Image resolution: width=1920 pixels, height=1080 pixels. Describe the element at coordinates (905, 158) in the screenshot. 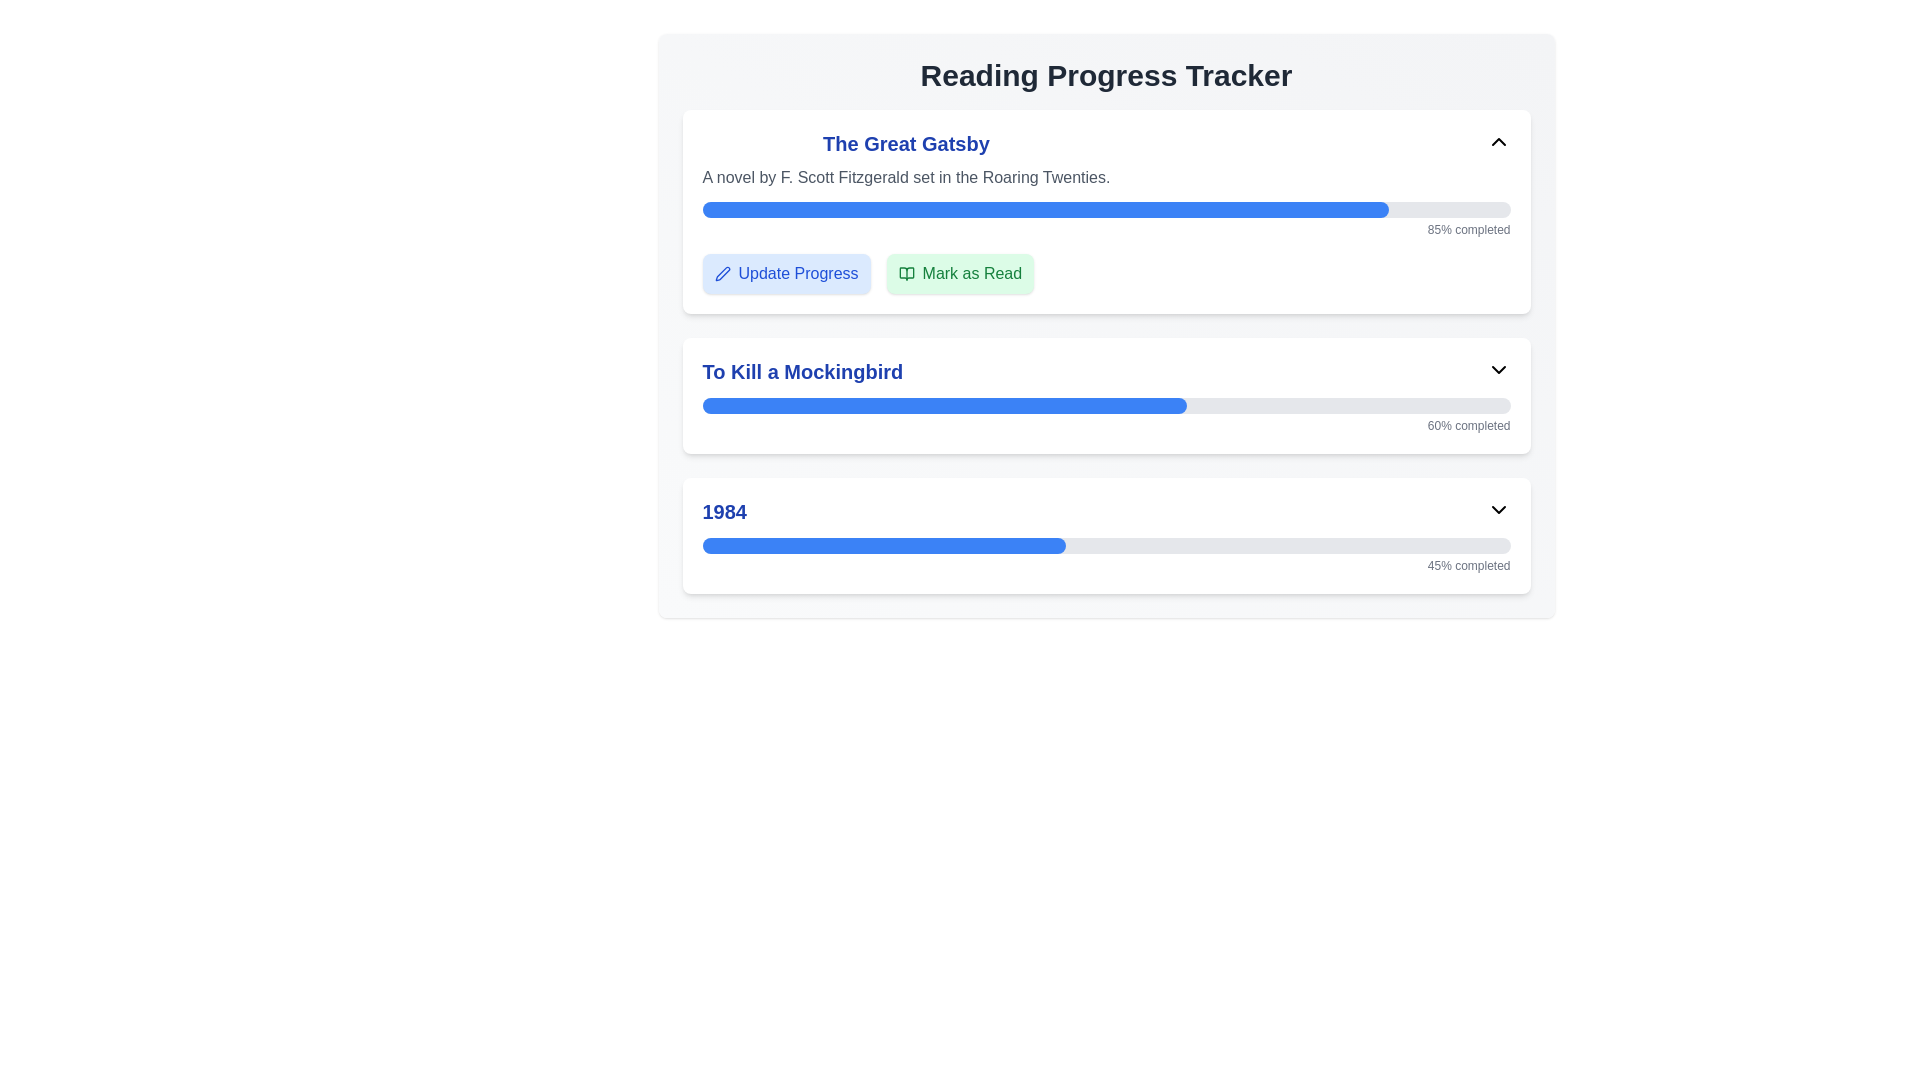

I see `title and description of the book 'The Great Gatsby' displayed in the text block located near the top of the first book entry in the 'Reading Progress Tracker' interface` at that location.